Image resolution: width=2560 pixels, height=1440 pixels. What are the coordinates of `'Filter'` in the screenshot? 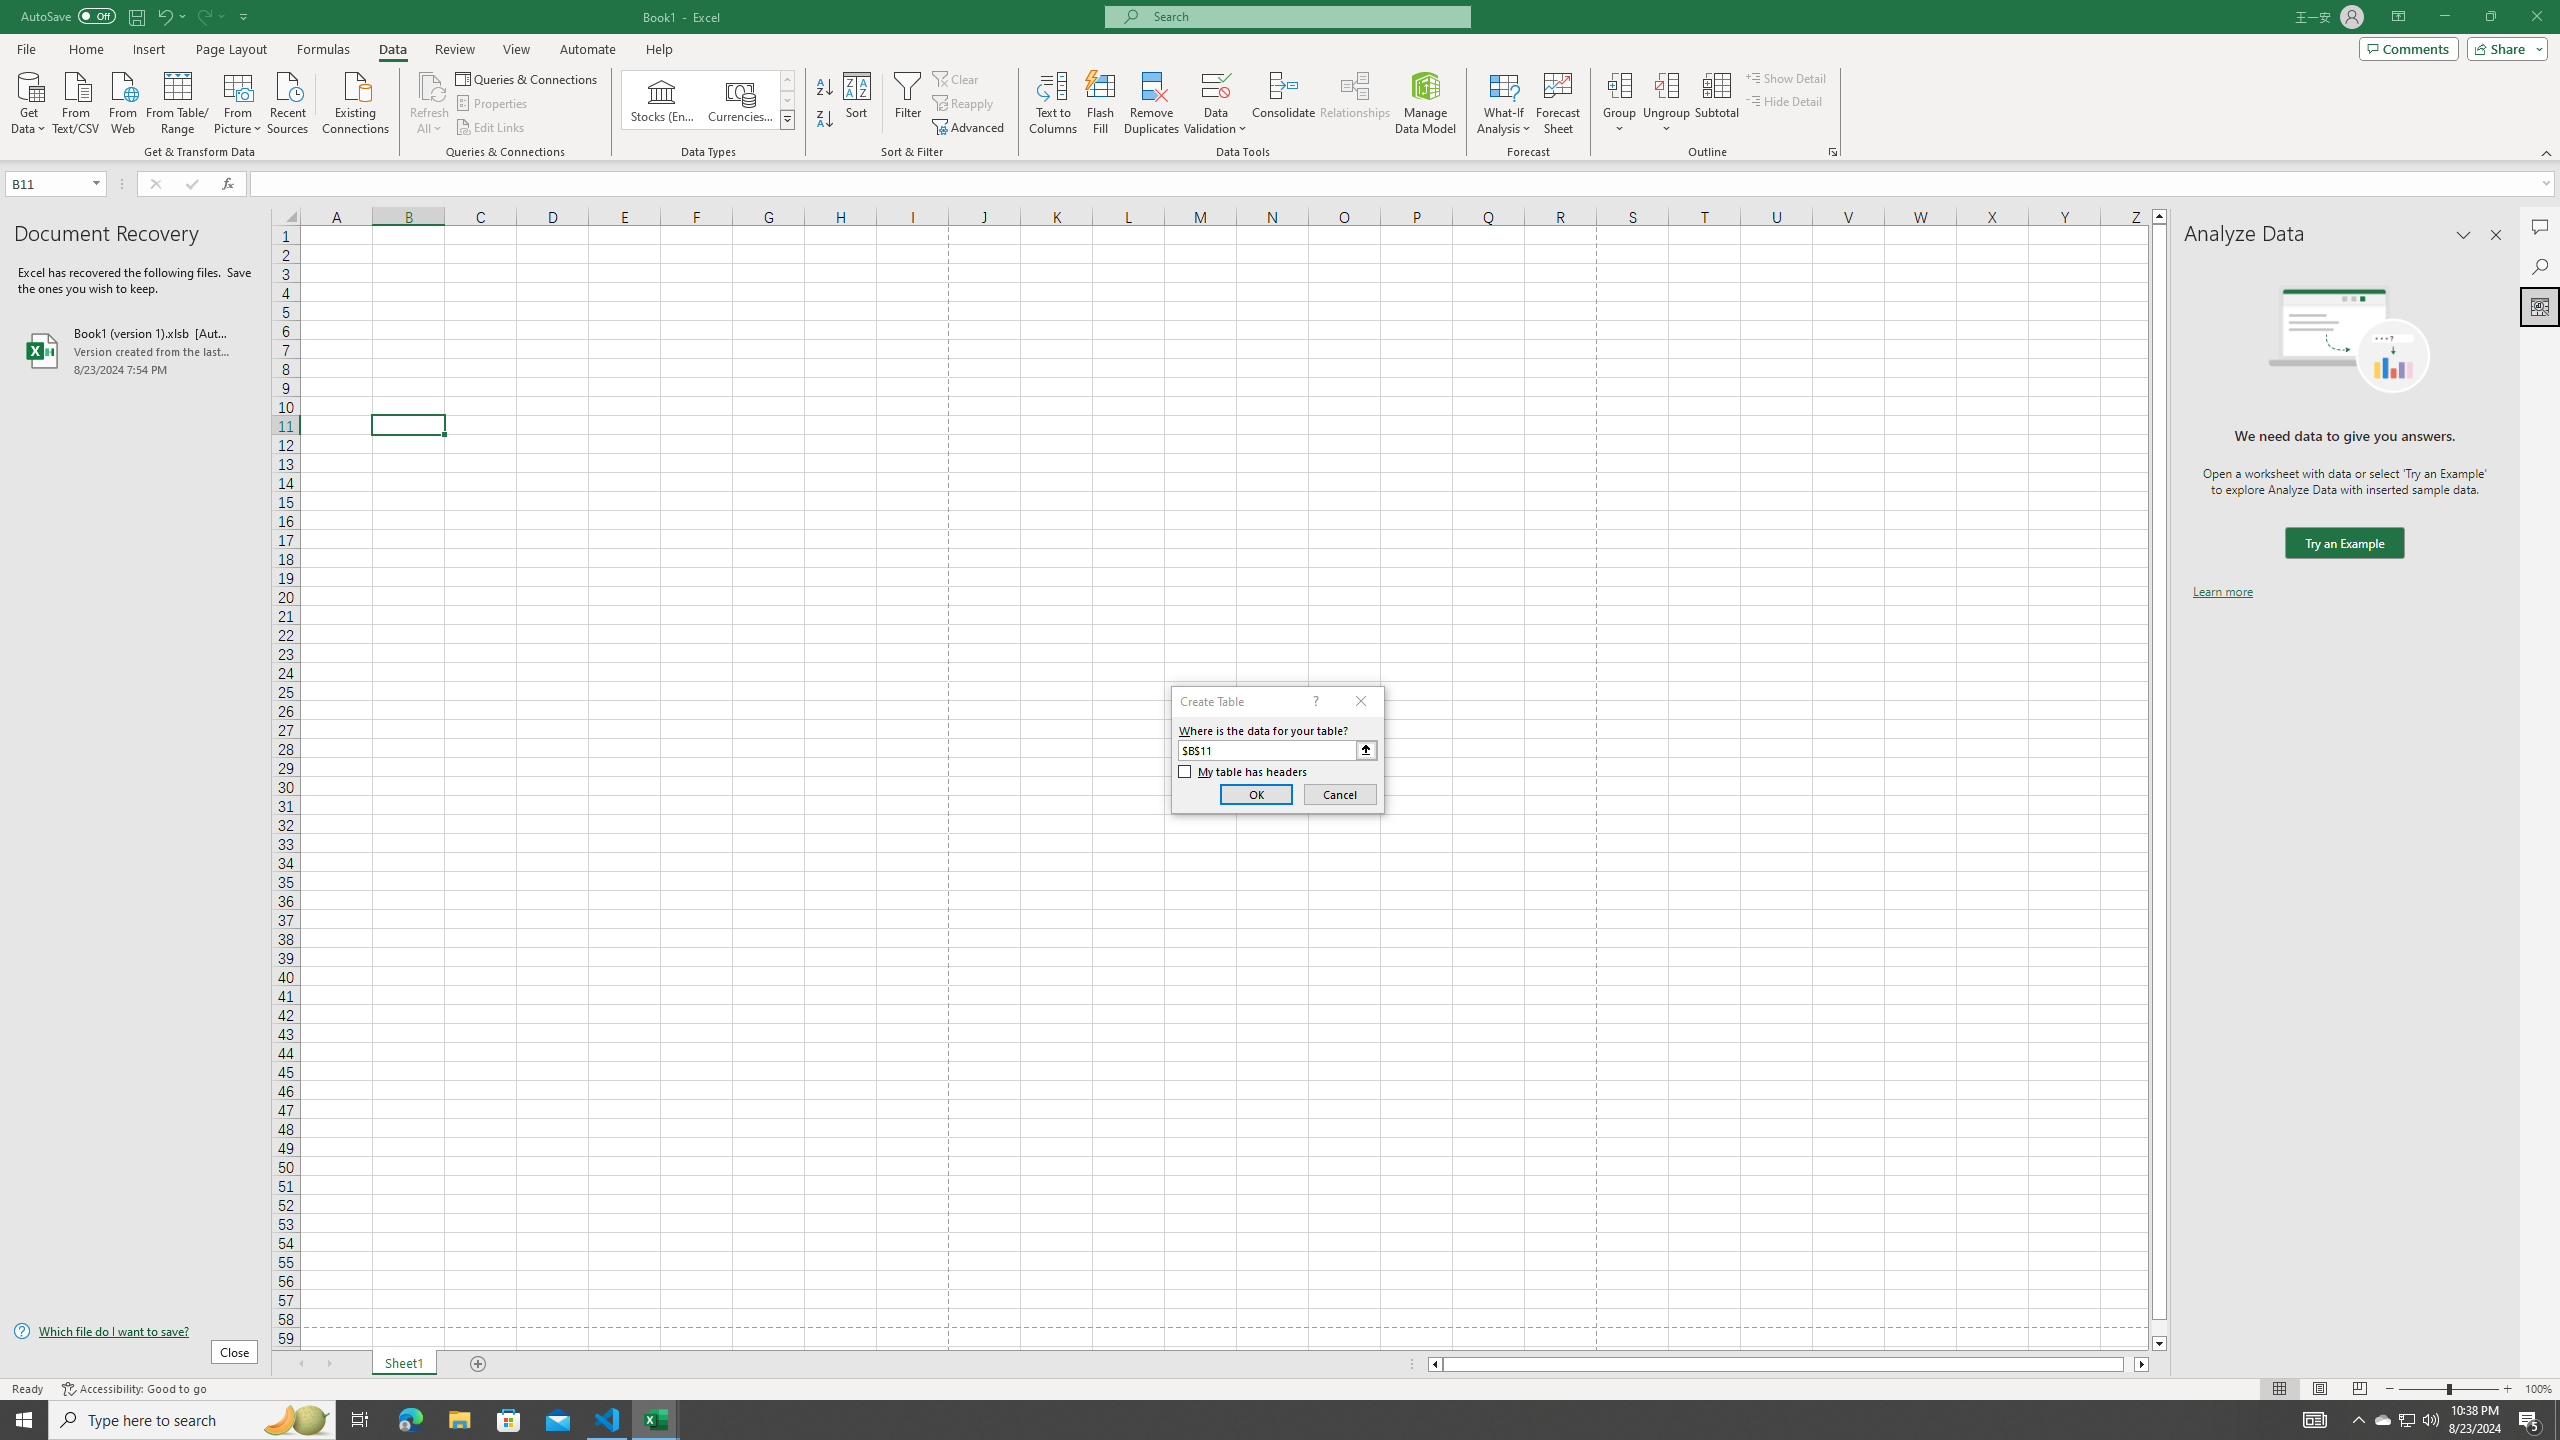 It's located at (906, 103).